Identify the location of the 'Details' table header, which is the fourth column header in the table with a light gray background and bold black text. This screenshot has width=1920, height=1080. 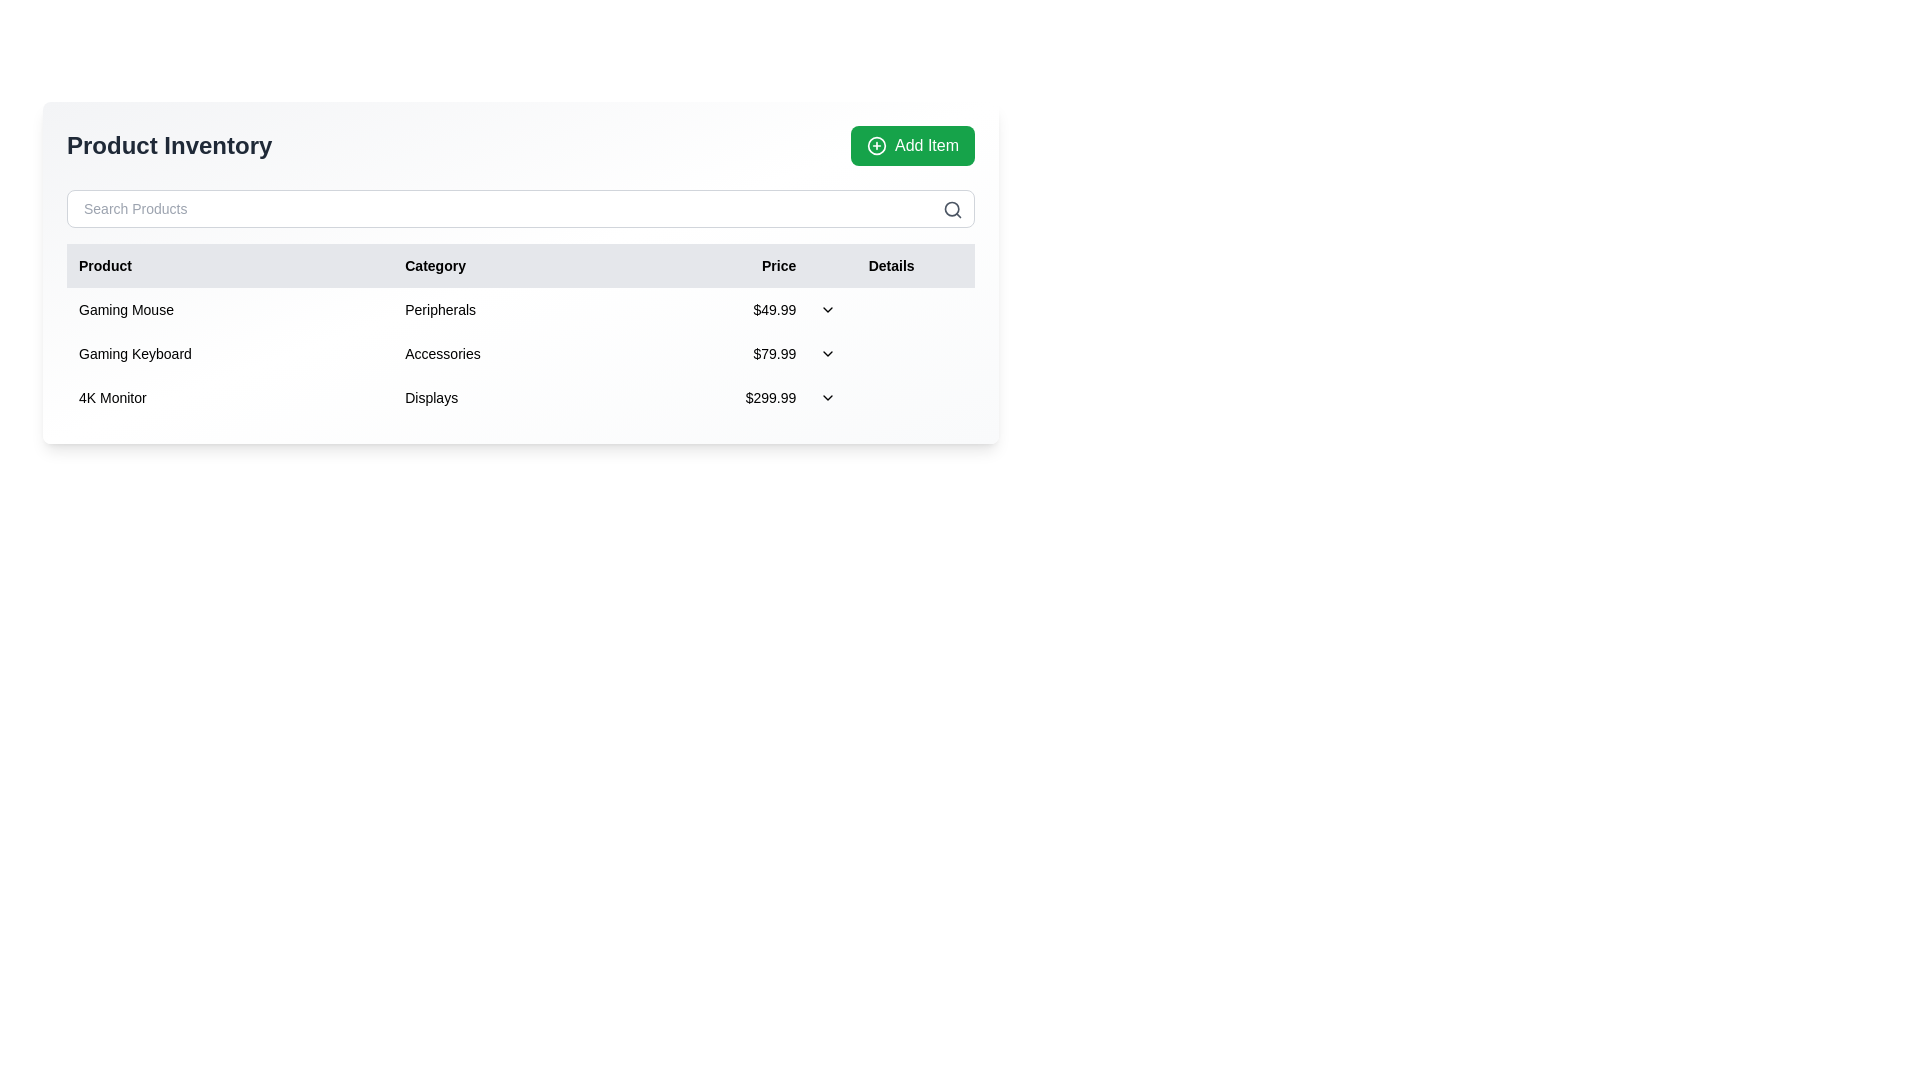
(890, 265).